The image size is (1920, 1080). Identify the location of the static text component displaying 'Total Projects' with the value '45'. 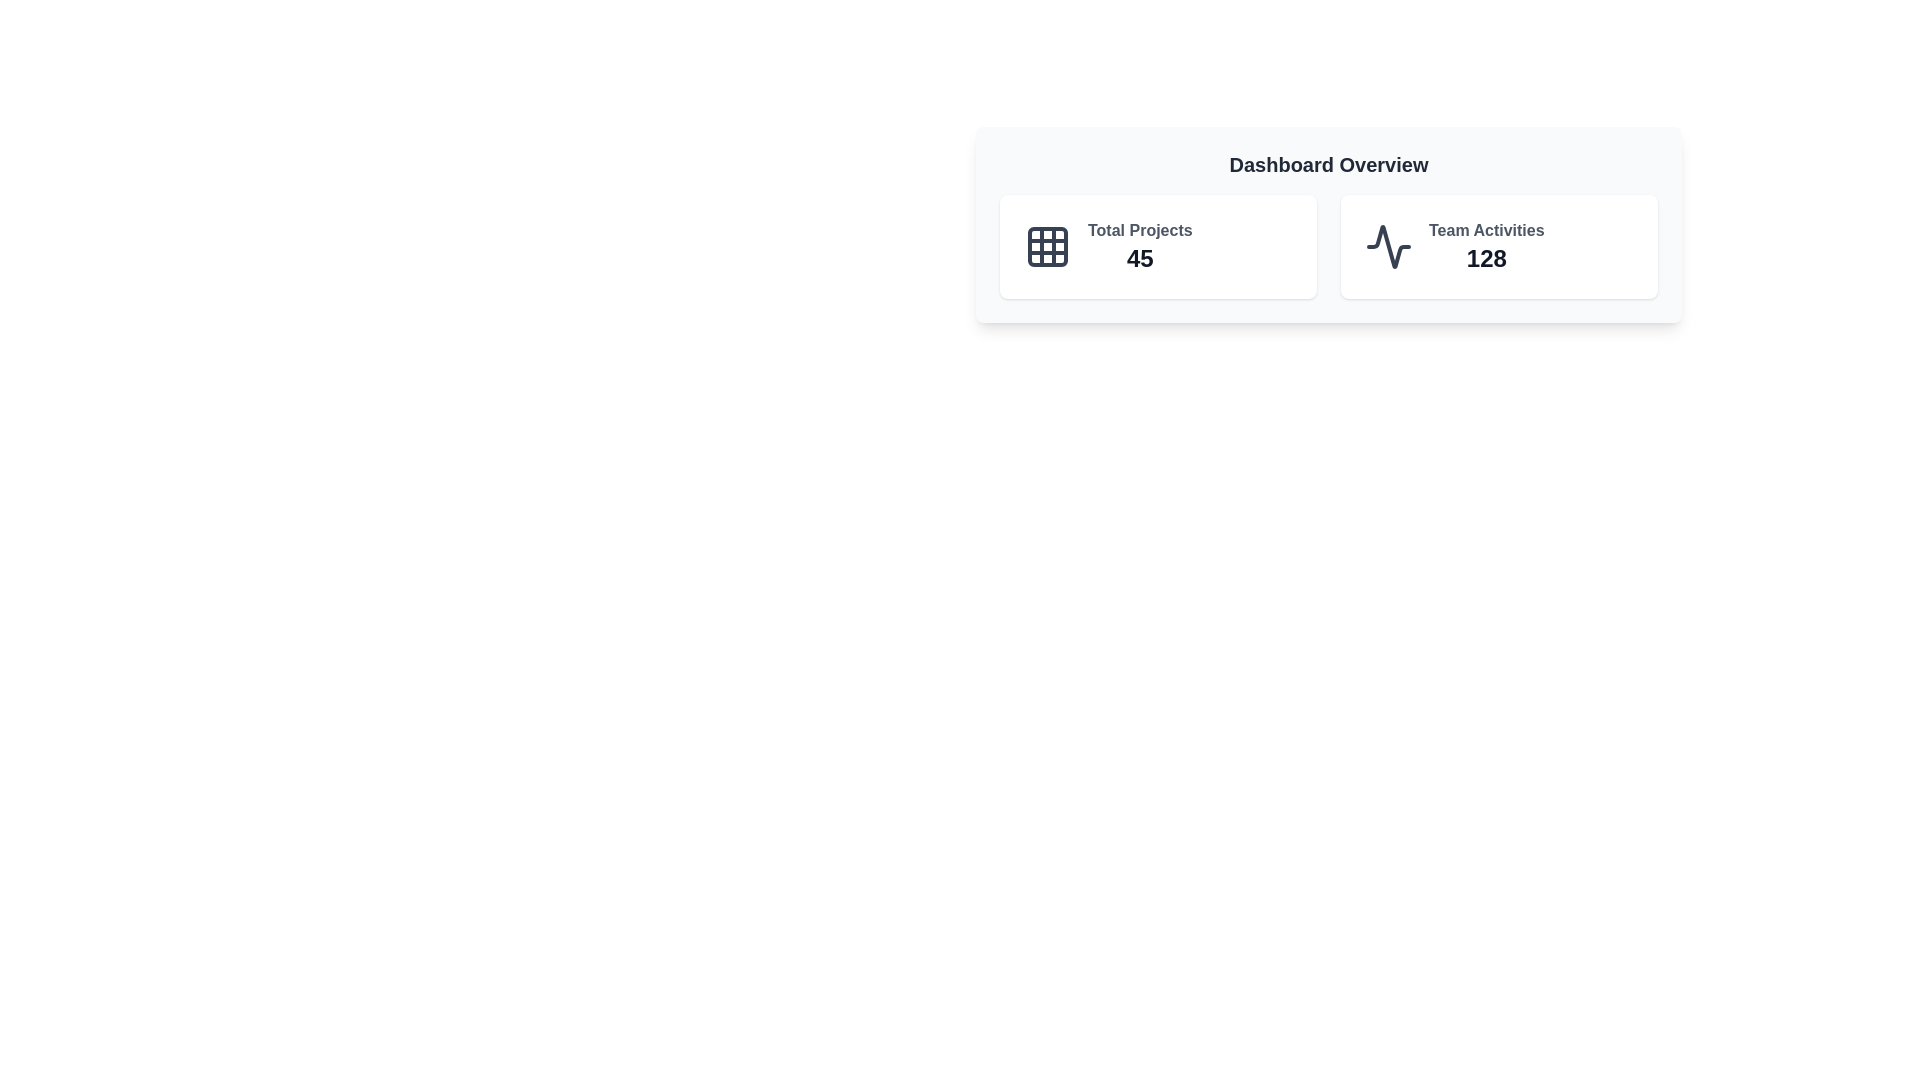
(1140, 245).